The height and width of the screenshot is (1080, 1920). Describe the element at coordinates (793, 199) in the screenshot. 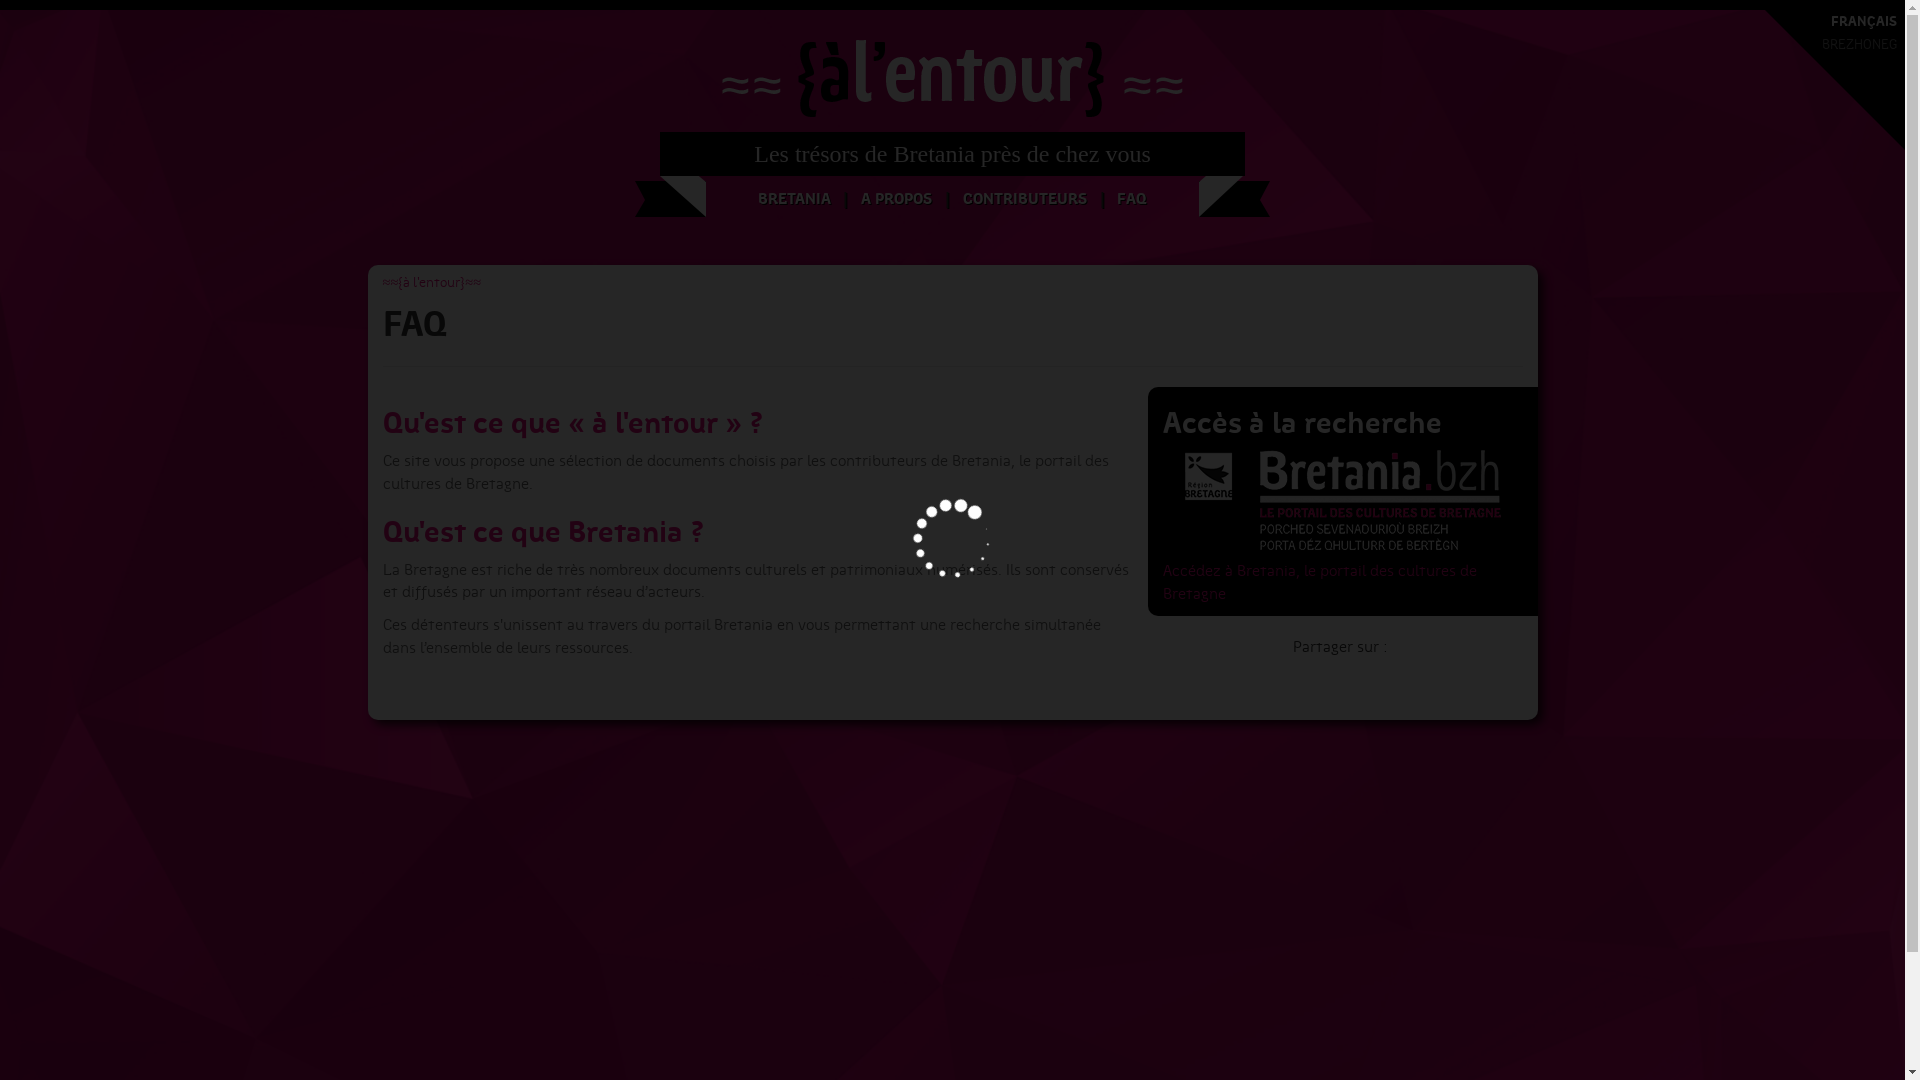

I see `'BRETANIA'` at that location.